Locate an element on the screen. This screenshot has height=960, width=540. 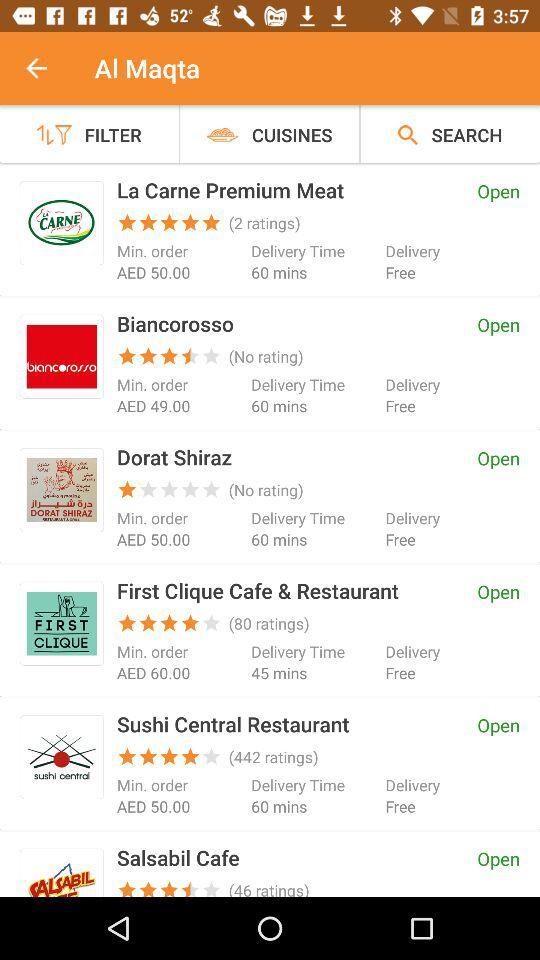
the salsabil cafe info page is located at coordinates (61, 875).